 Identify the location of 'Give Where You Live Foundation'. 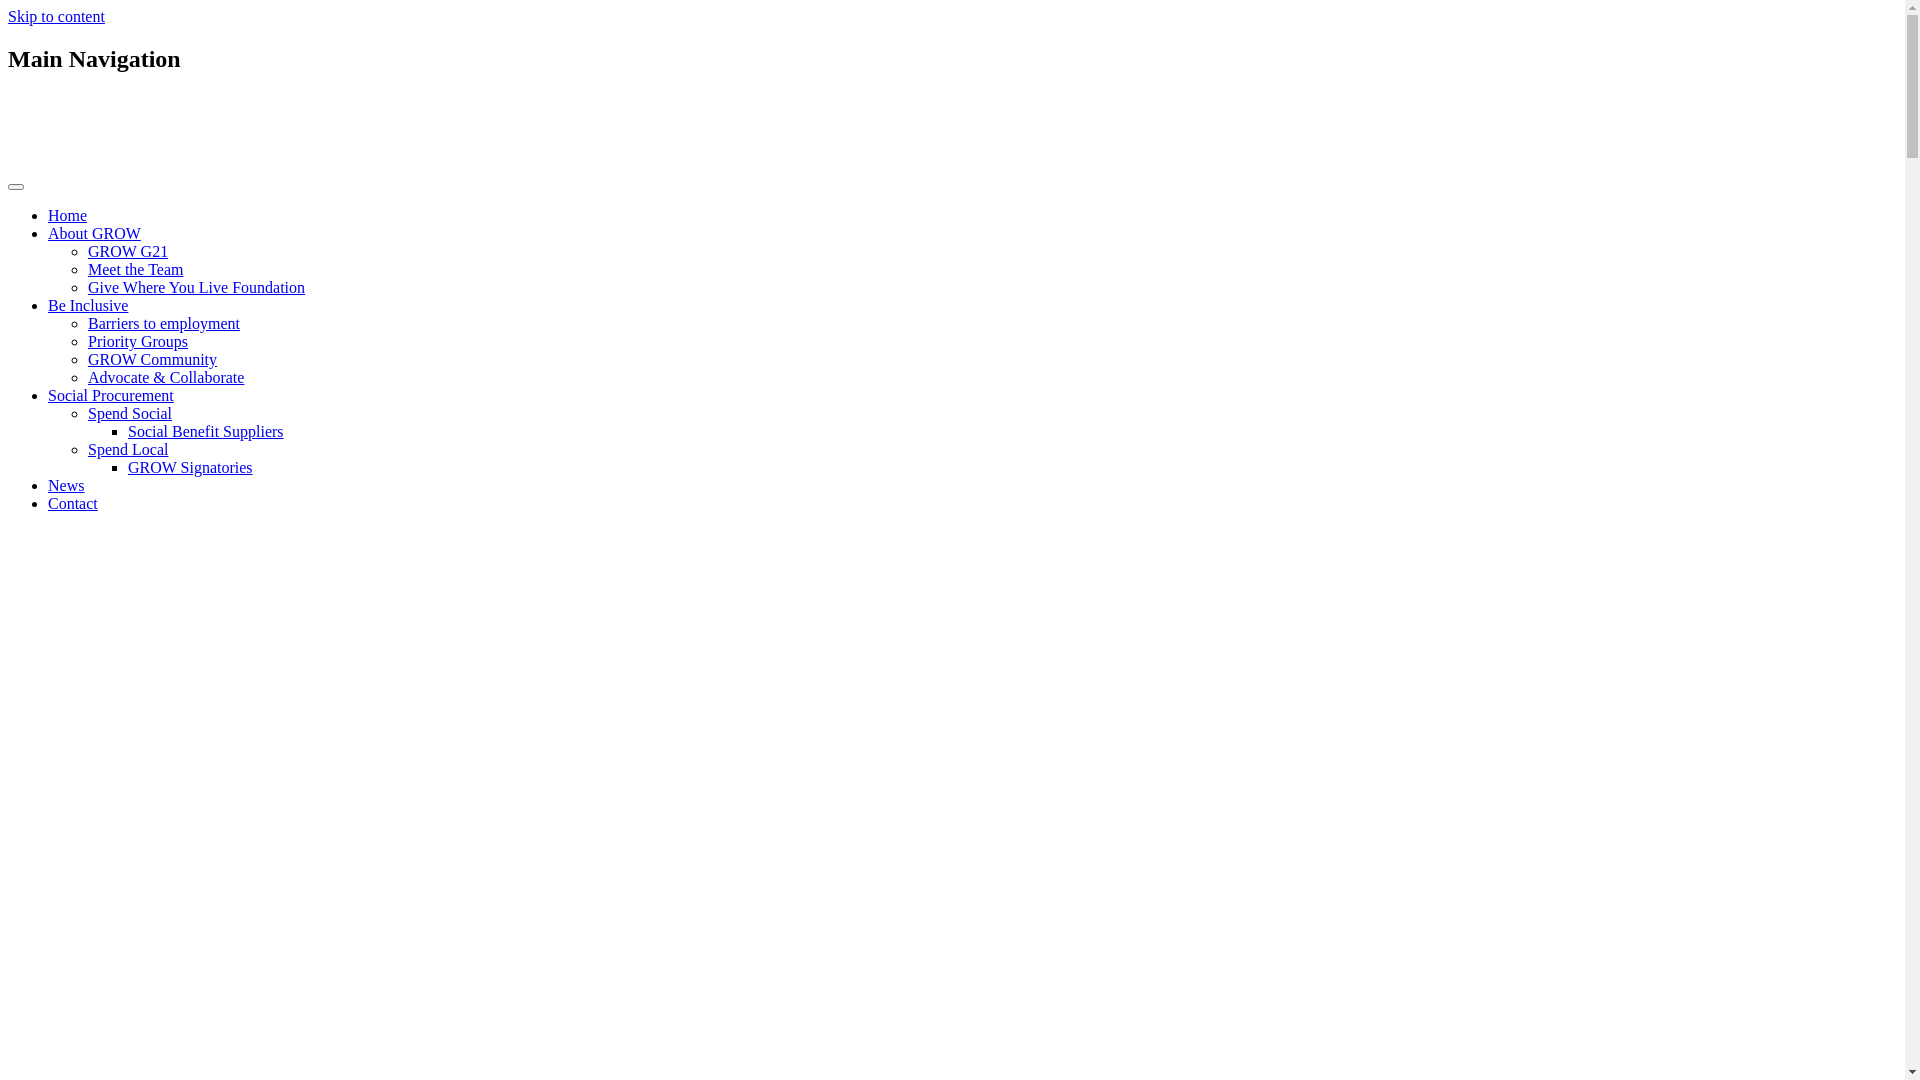
(196, 287).